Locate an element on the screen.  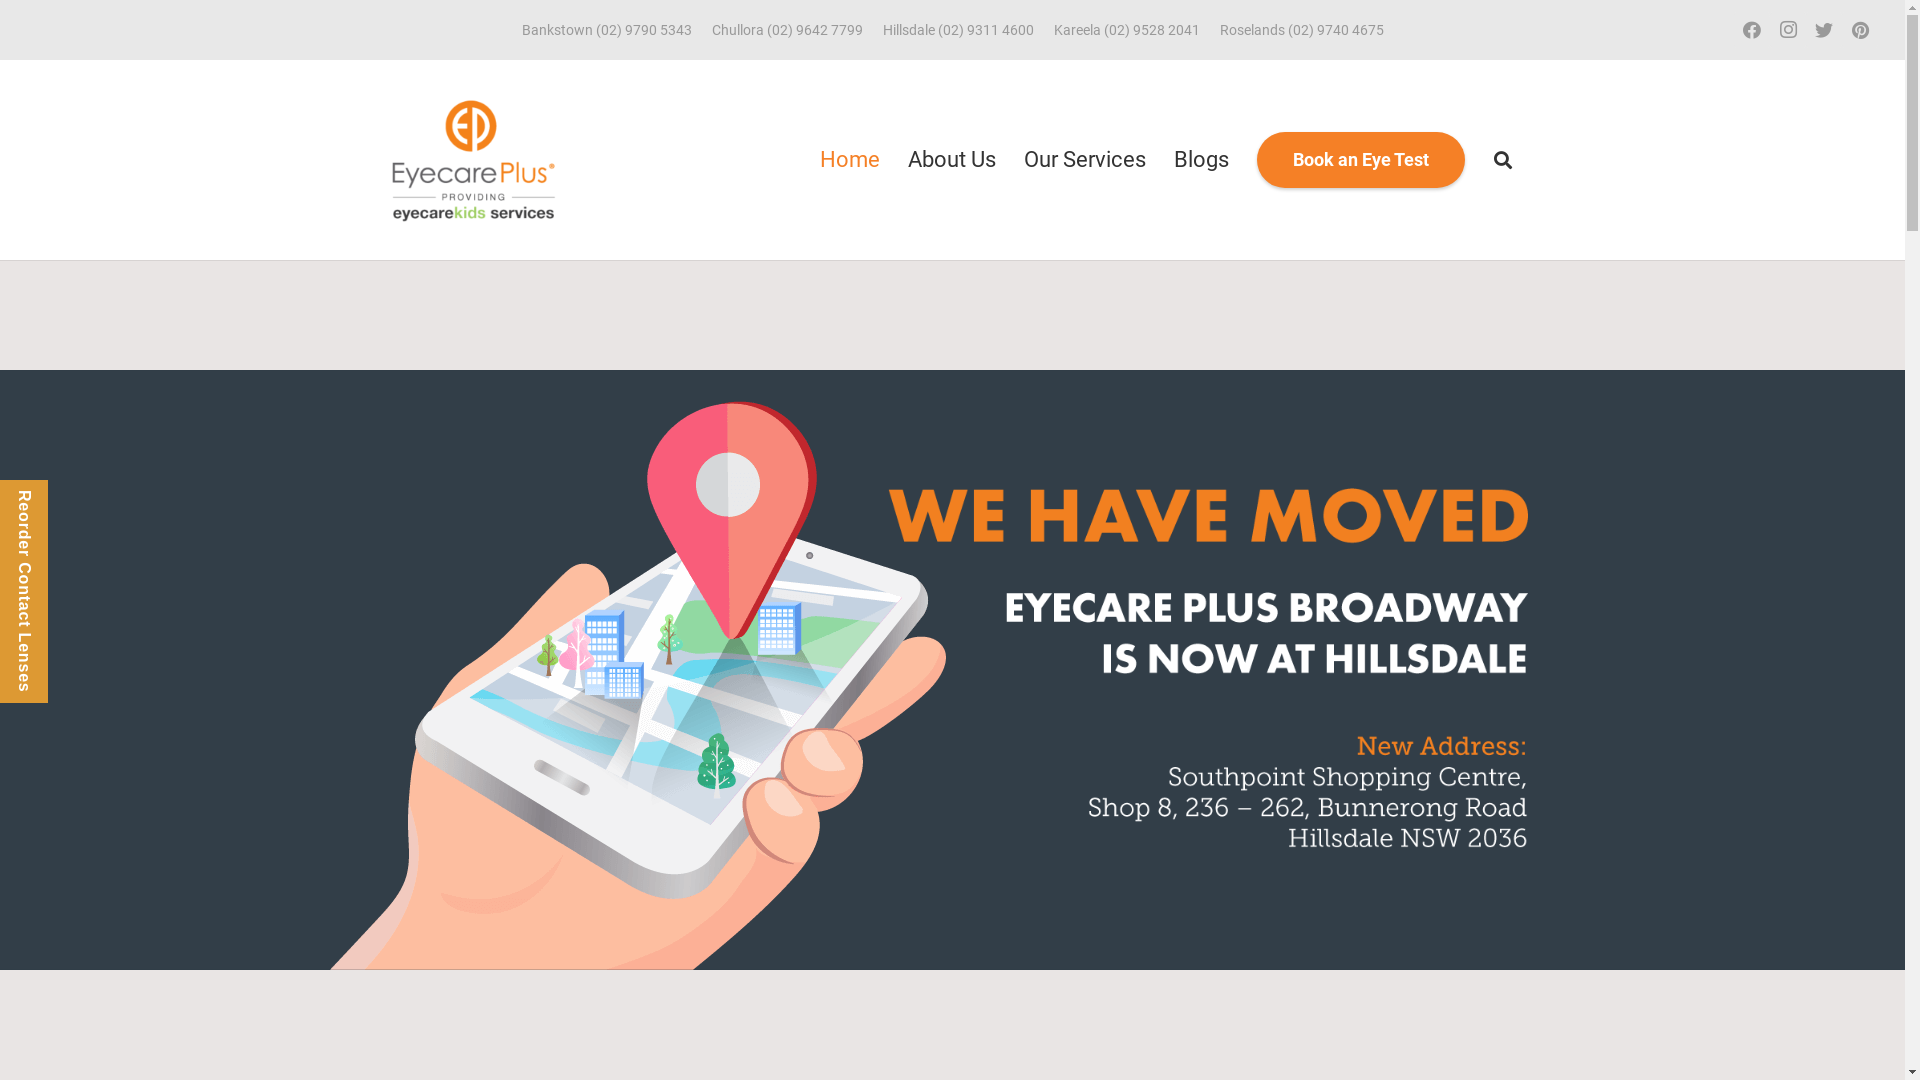
'Home' is located at coordinates (849, 158).